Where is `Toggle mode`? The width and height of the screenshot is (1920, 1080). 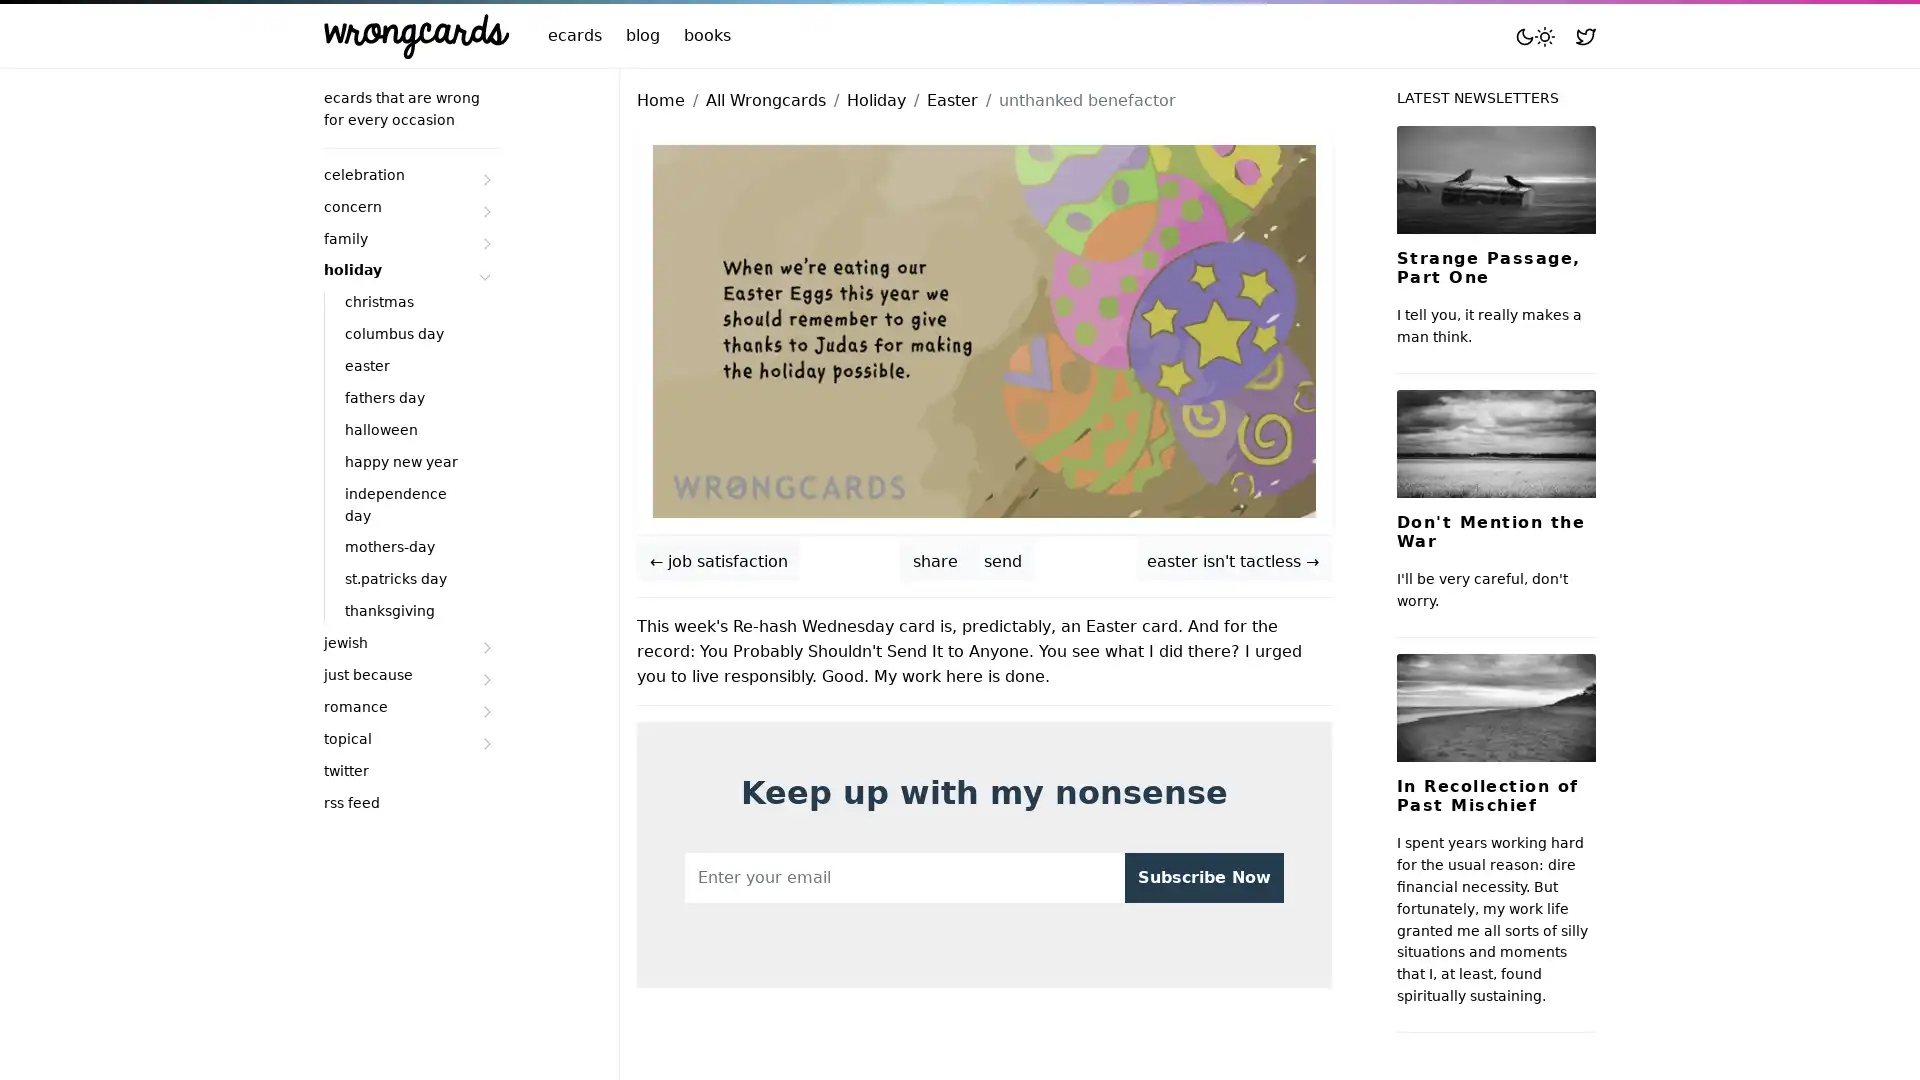 Toggle mode is located at coordinates (1534, 35).